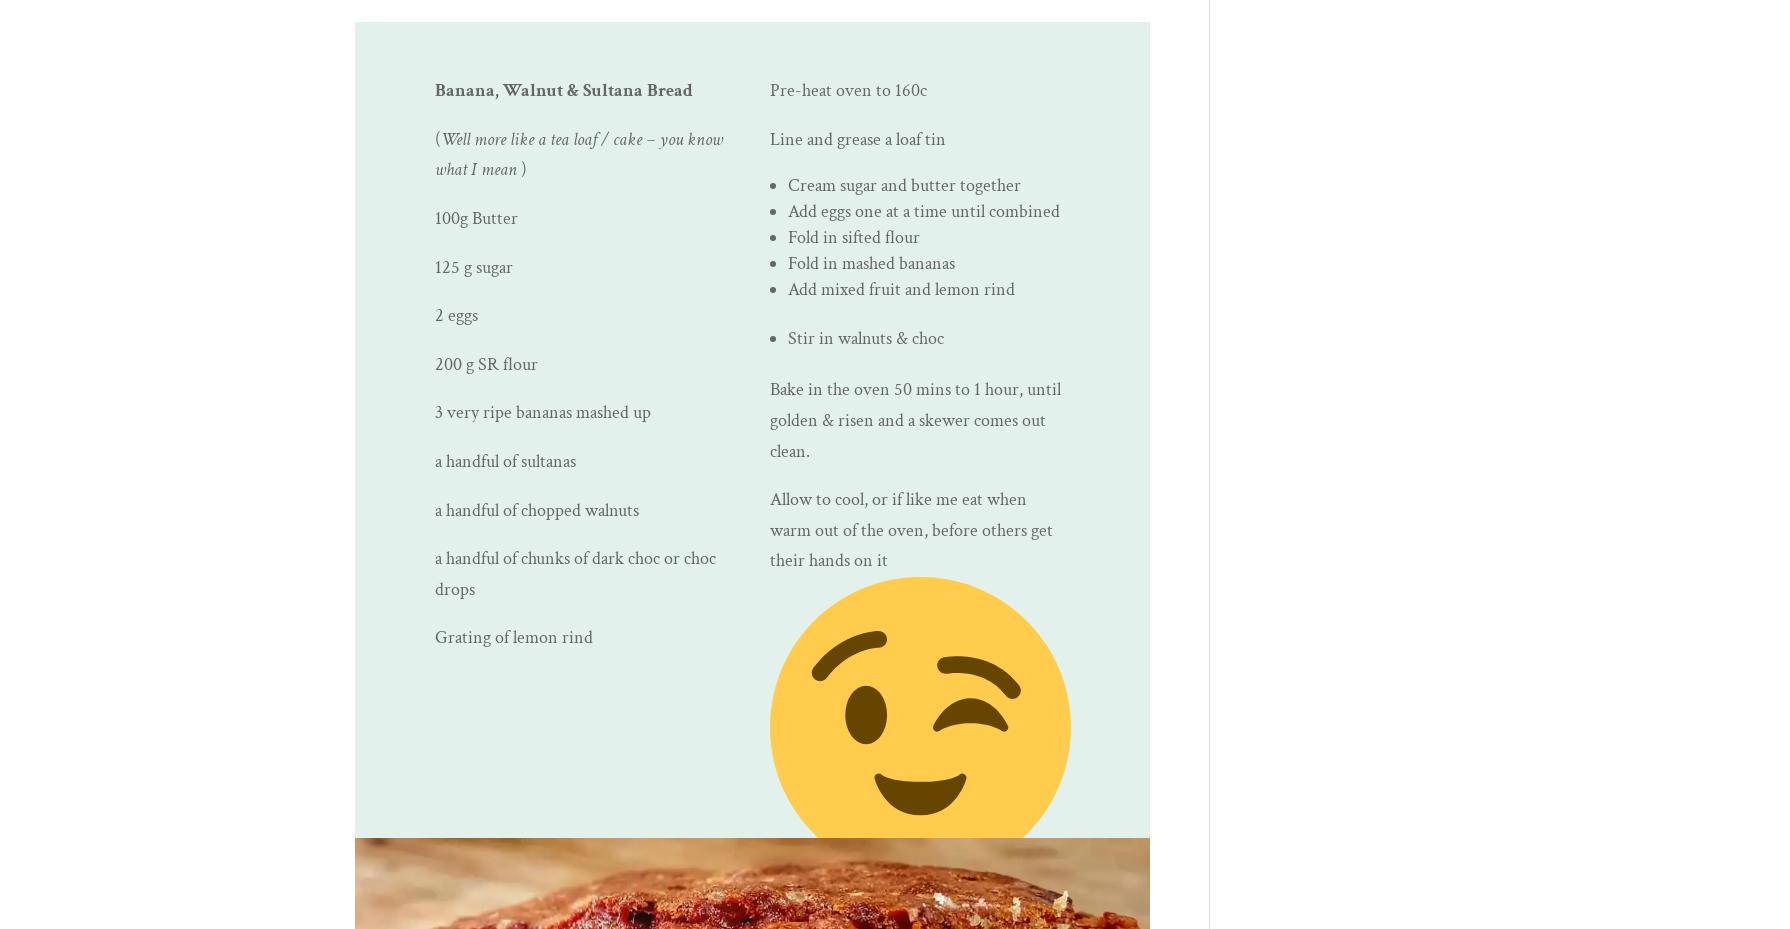 Image resolution: width=1790 pixels, height=929 pixels. Describe the element at coordinates (865, 338) in the screenshot. I see `'Stir in walnuts & choc'` at that location.